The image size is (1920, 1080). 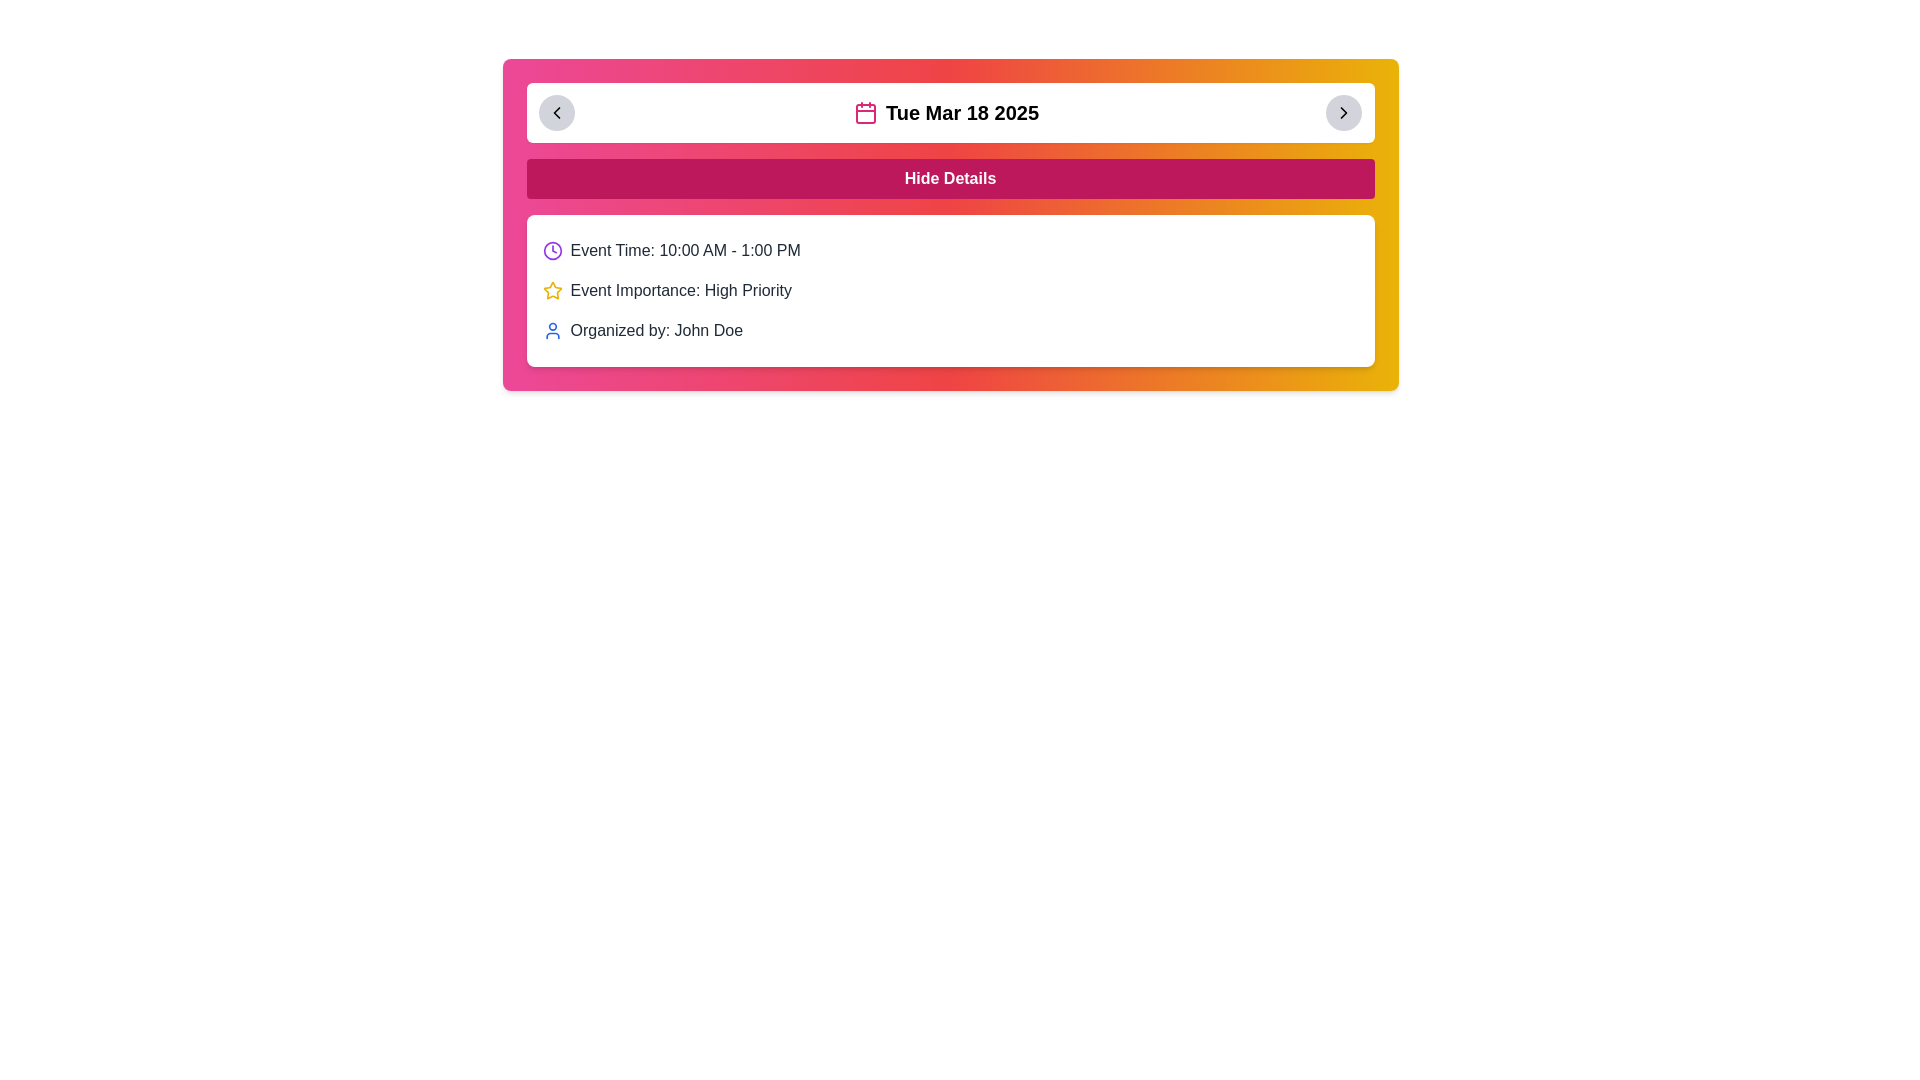 I want to click on the chevron-right SVG icon located inside the circular button in the top-right corner of the main content box, adjacent to the title 'Tue Mar 18 2025', so click(x=1344, y=112).